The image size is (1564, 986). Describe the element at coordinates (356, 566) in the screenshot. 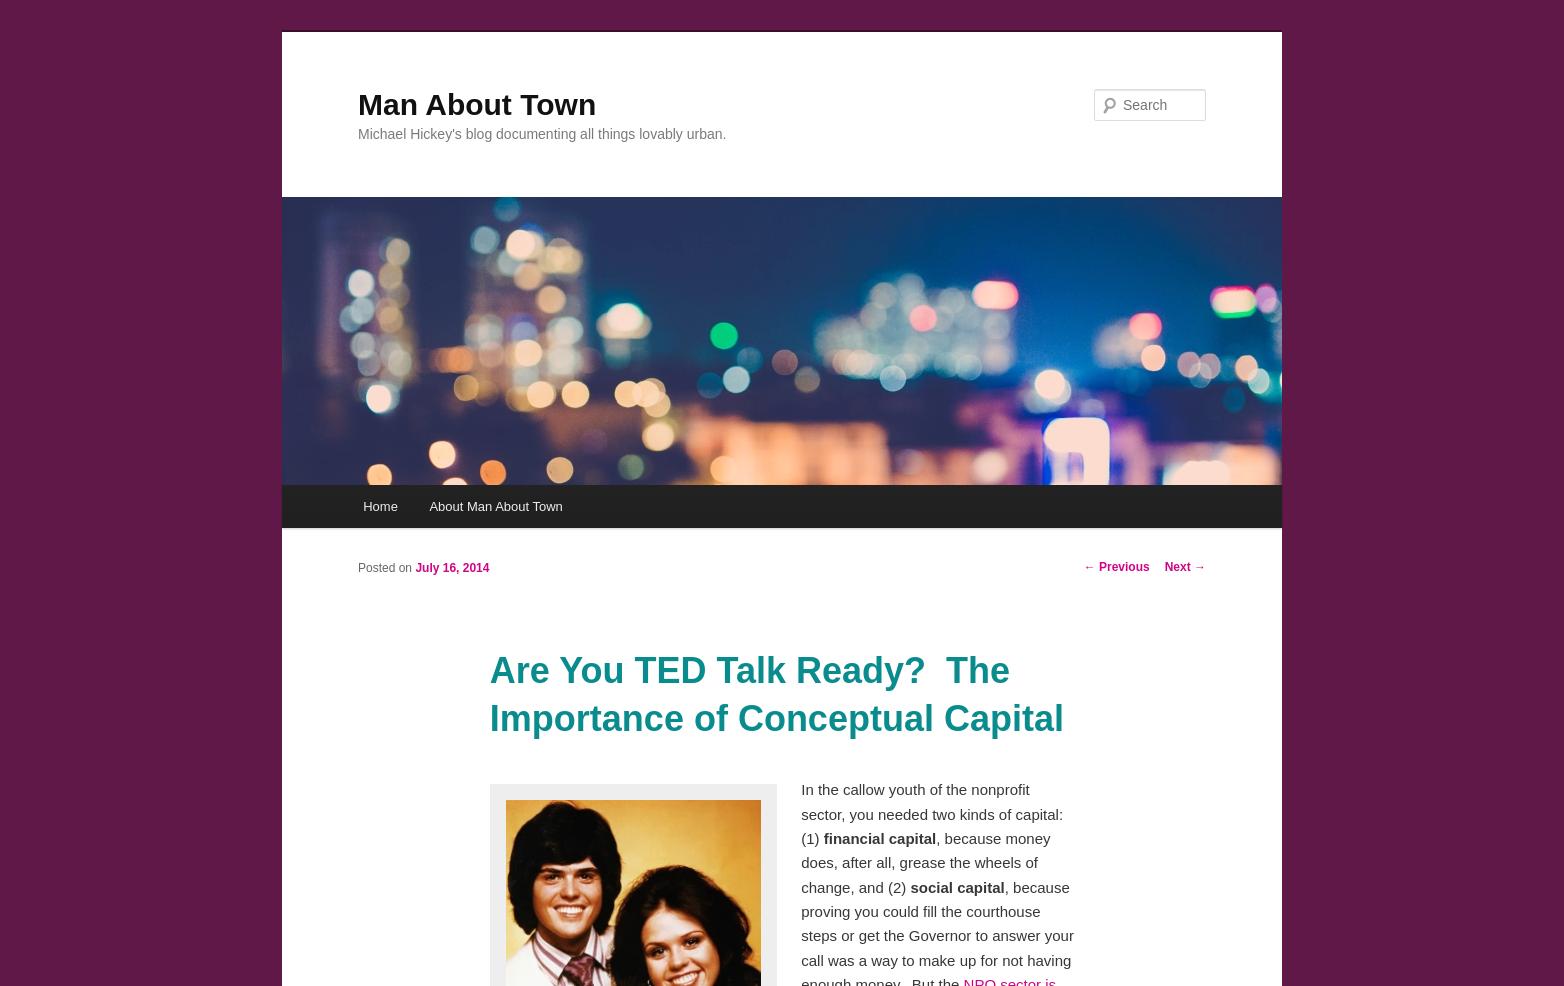

I see `'Posted on'` at that location.